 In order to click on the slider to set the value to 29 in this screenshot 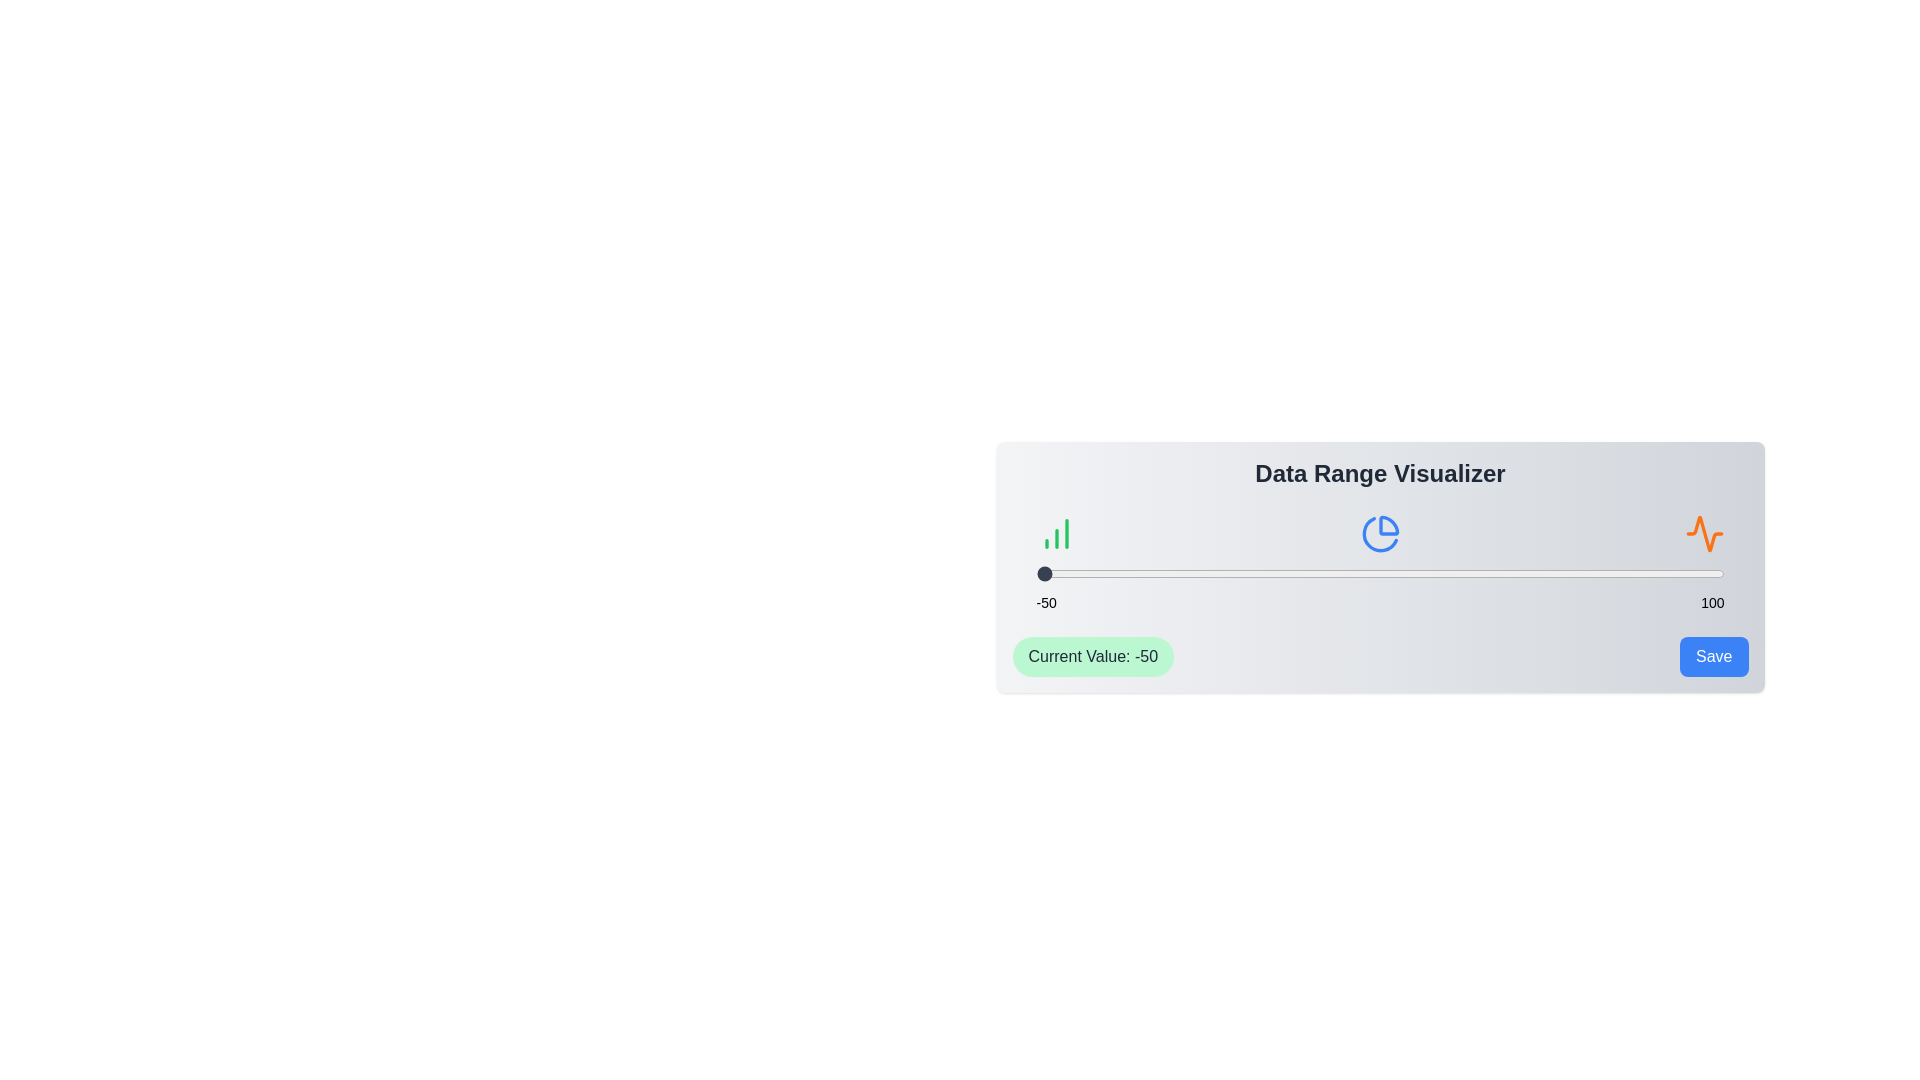, I will do `click(1397, 574)`.